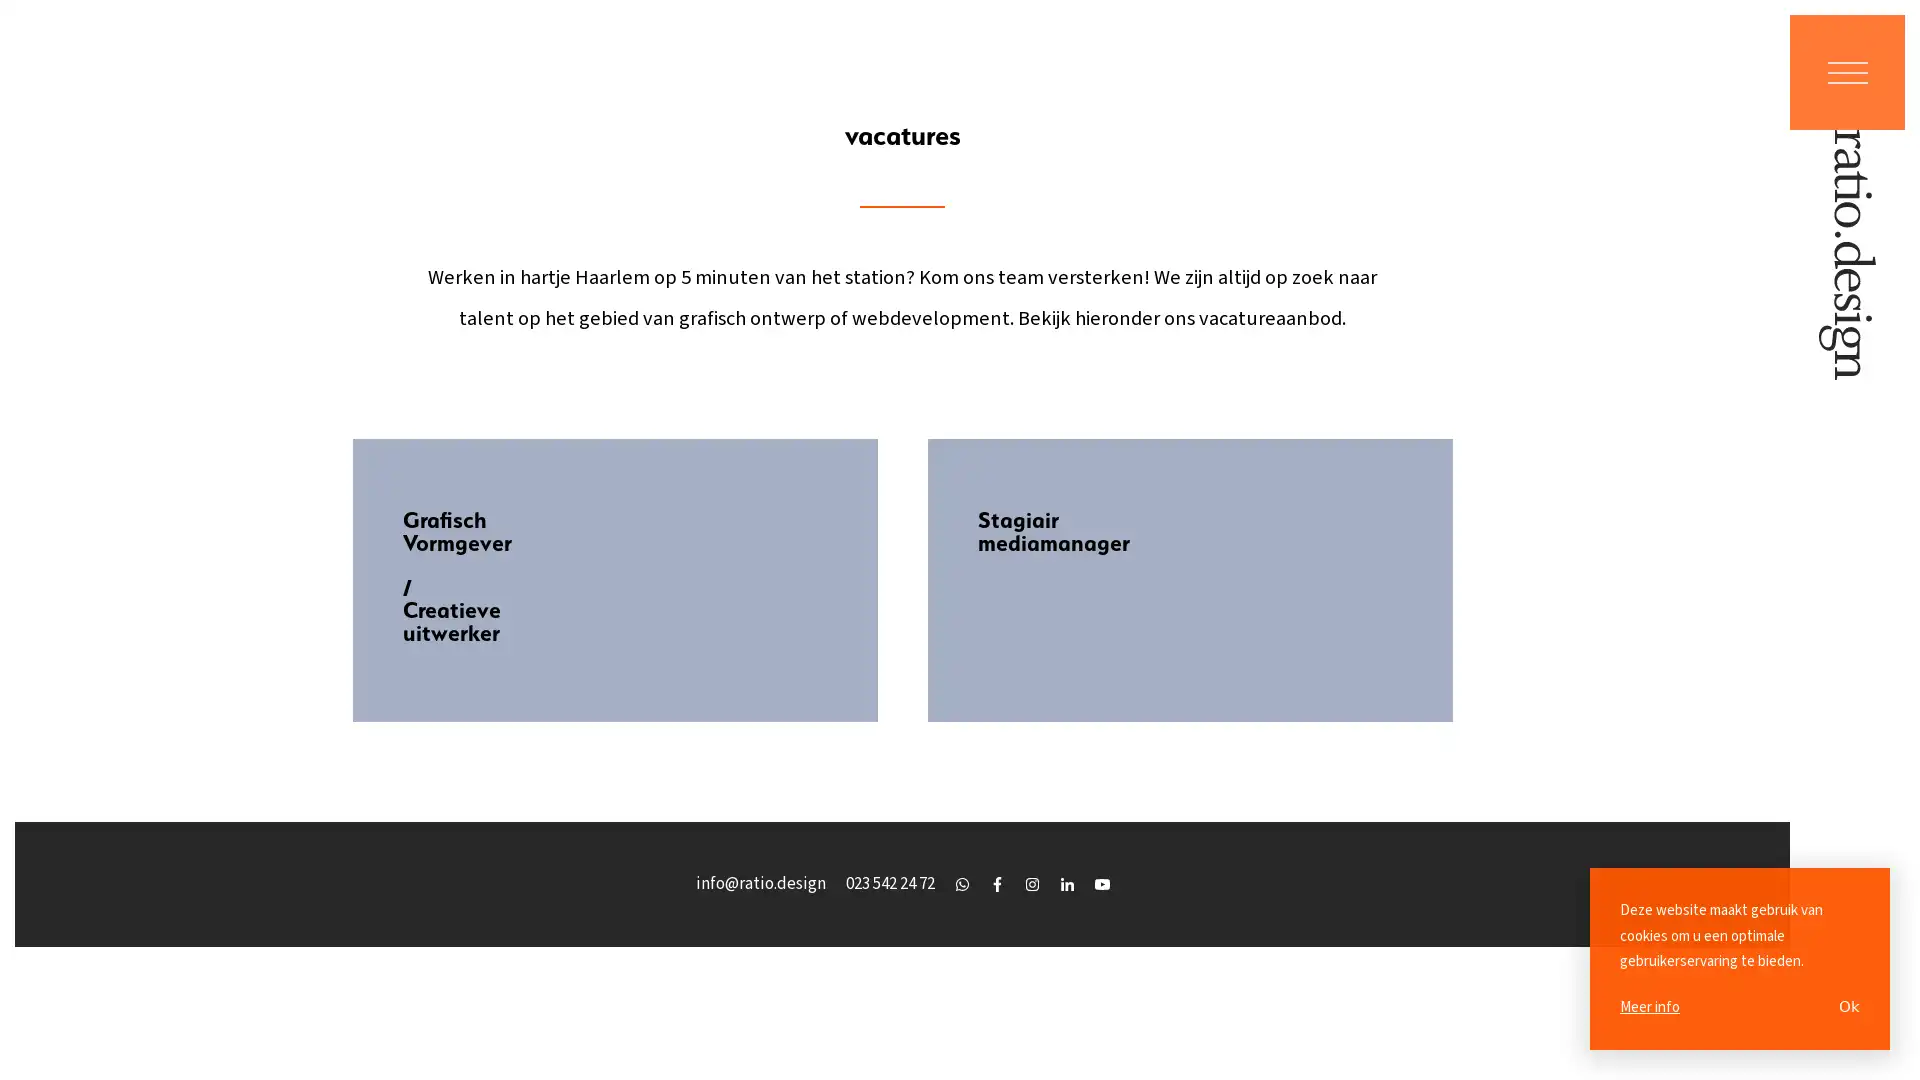 This screenshot has width=1920, height=1080. What do you see at coordinates (1848, 1006) in the screenshot?
I see `Ok` at bounding box center [1848, 1006].